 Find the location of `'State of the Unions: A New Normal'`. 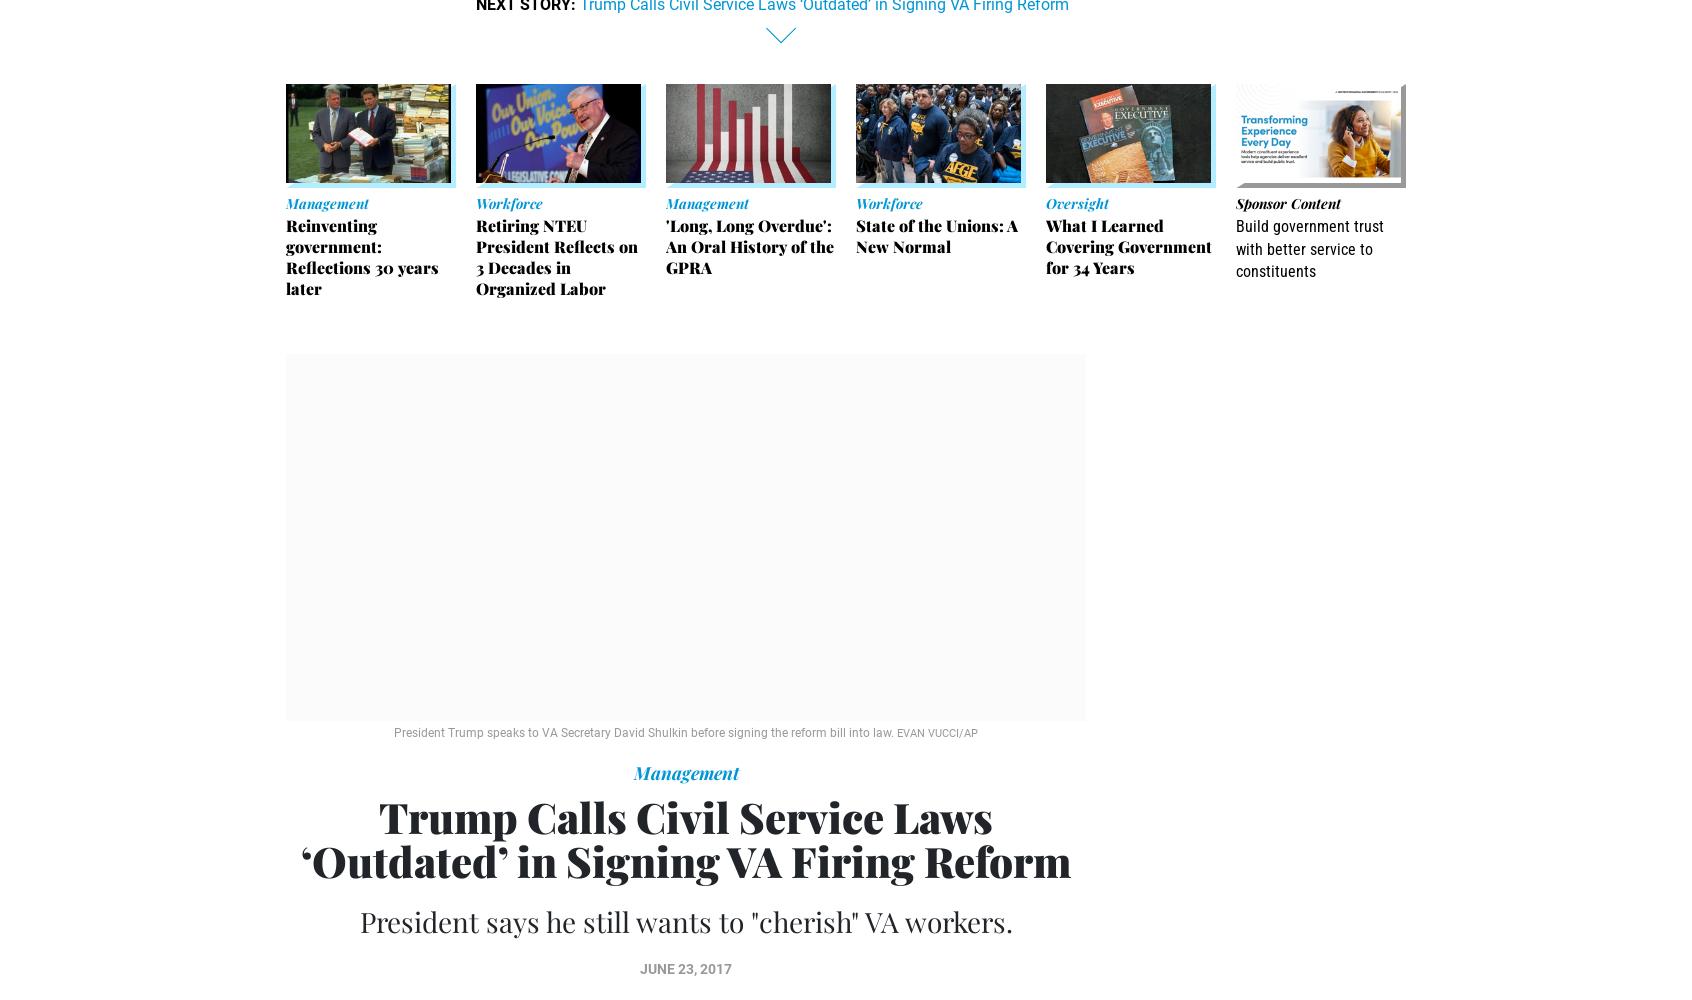

'State of the Unions: A New Normal' is located at coordinates (937, 235).